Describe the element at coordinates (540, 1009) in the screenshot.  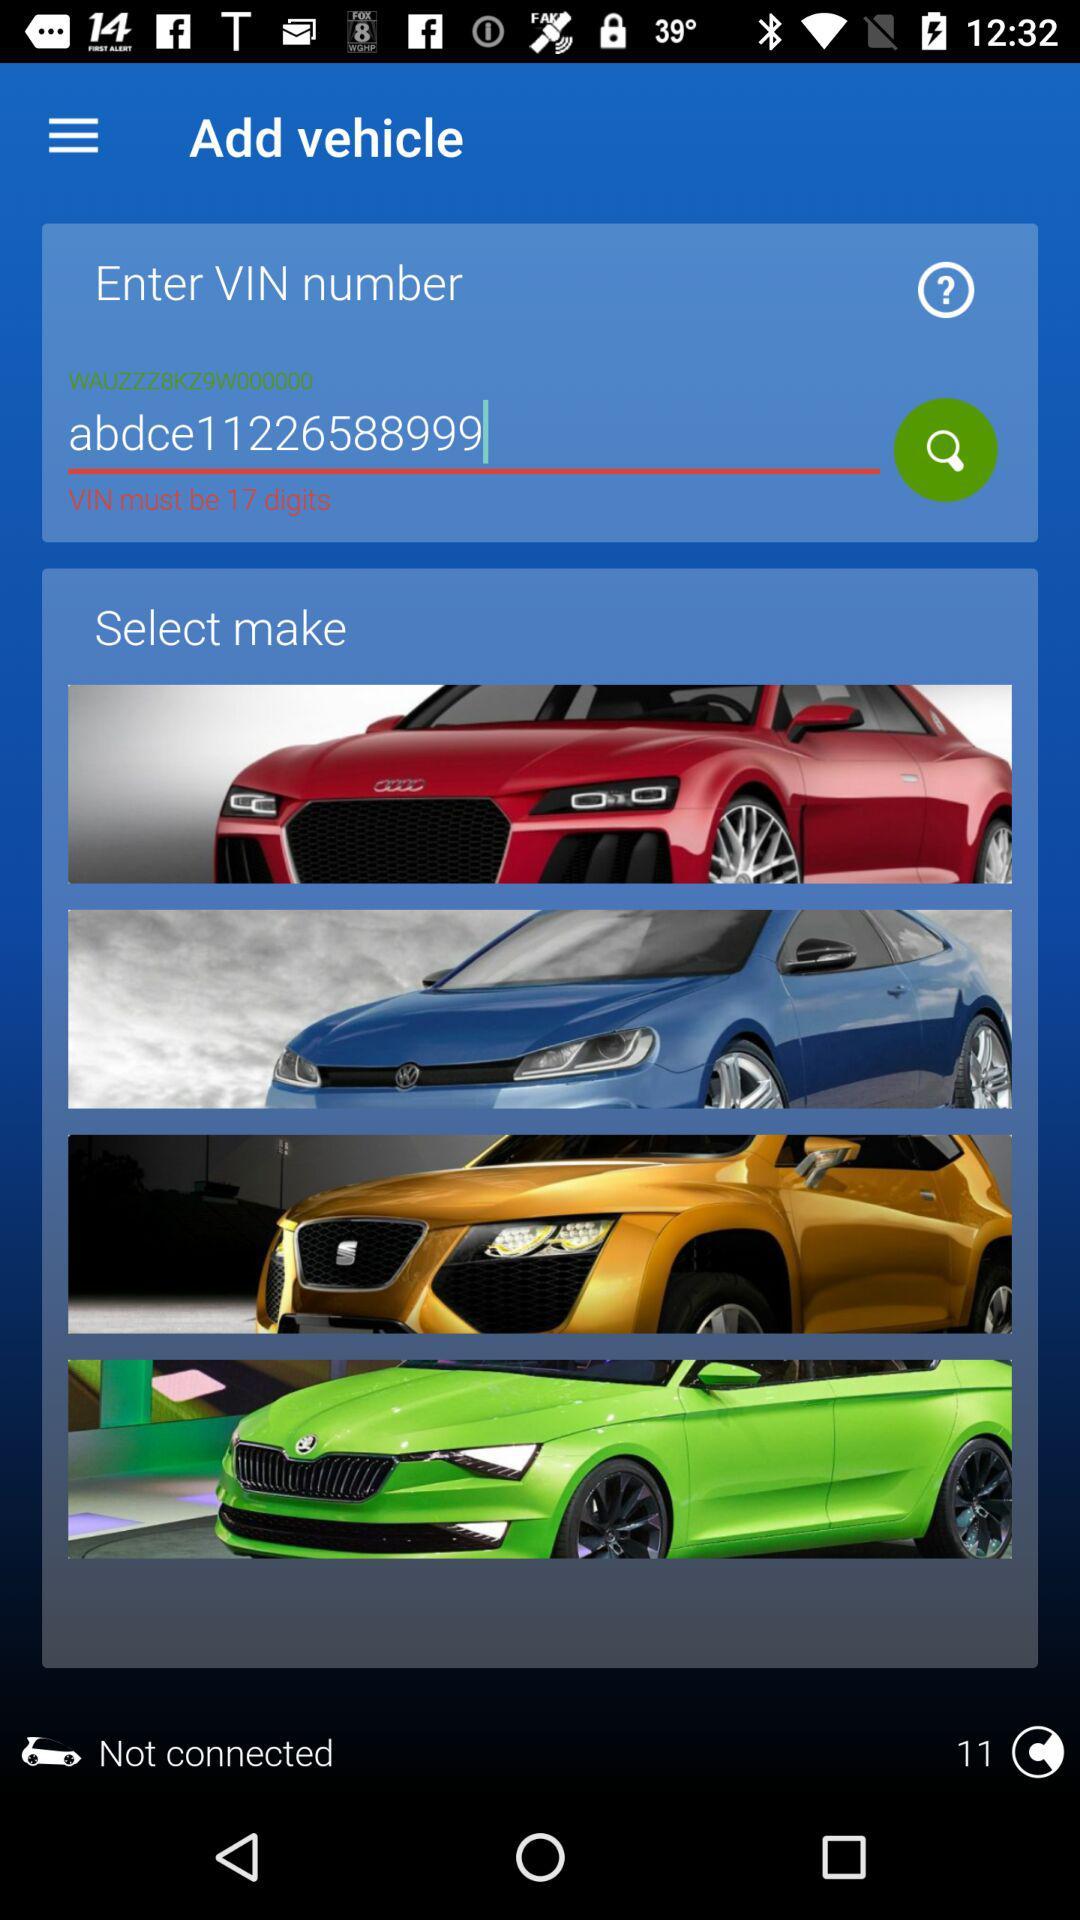
I see `second make available` at that location.